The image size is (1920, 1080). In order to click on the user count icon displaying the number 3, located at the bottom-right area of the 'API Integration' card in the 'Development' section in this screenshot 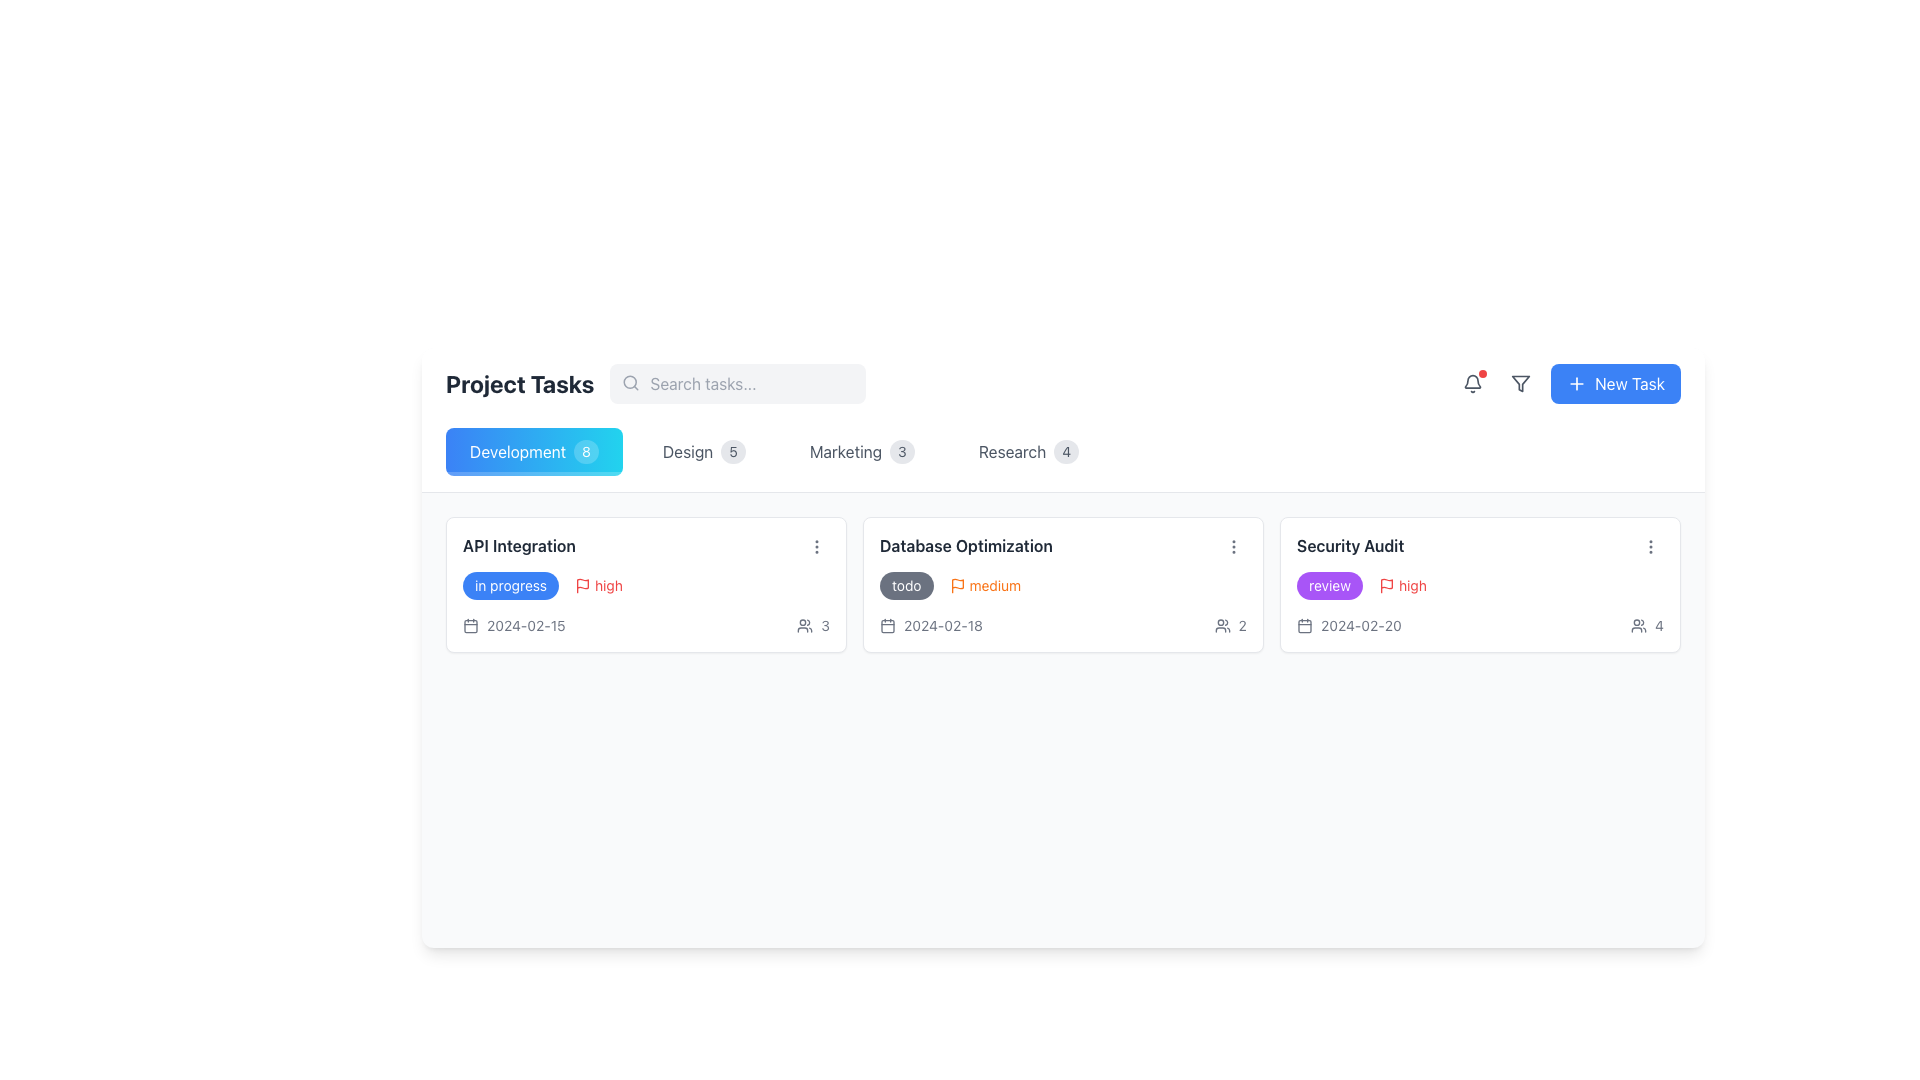, I will do `click(813, 624)`.